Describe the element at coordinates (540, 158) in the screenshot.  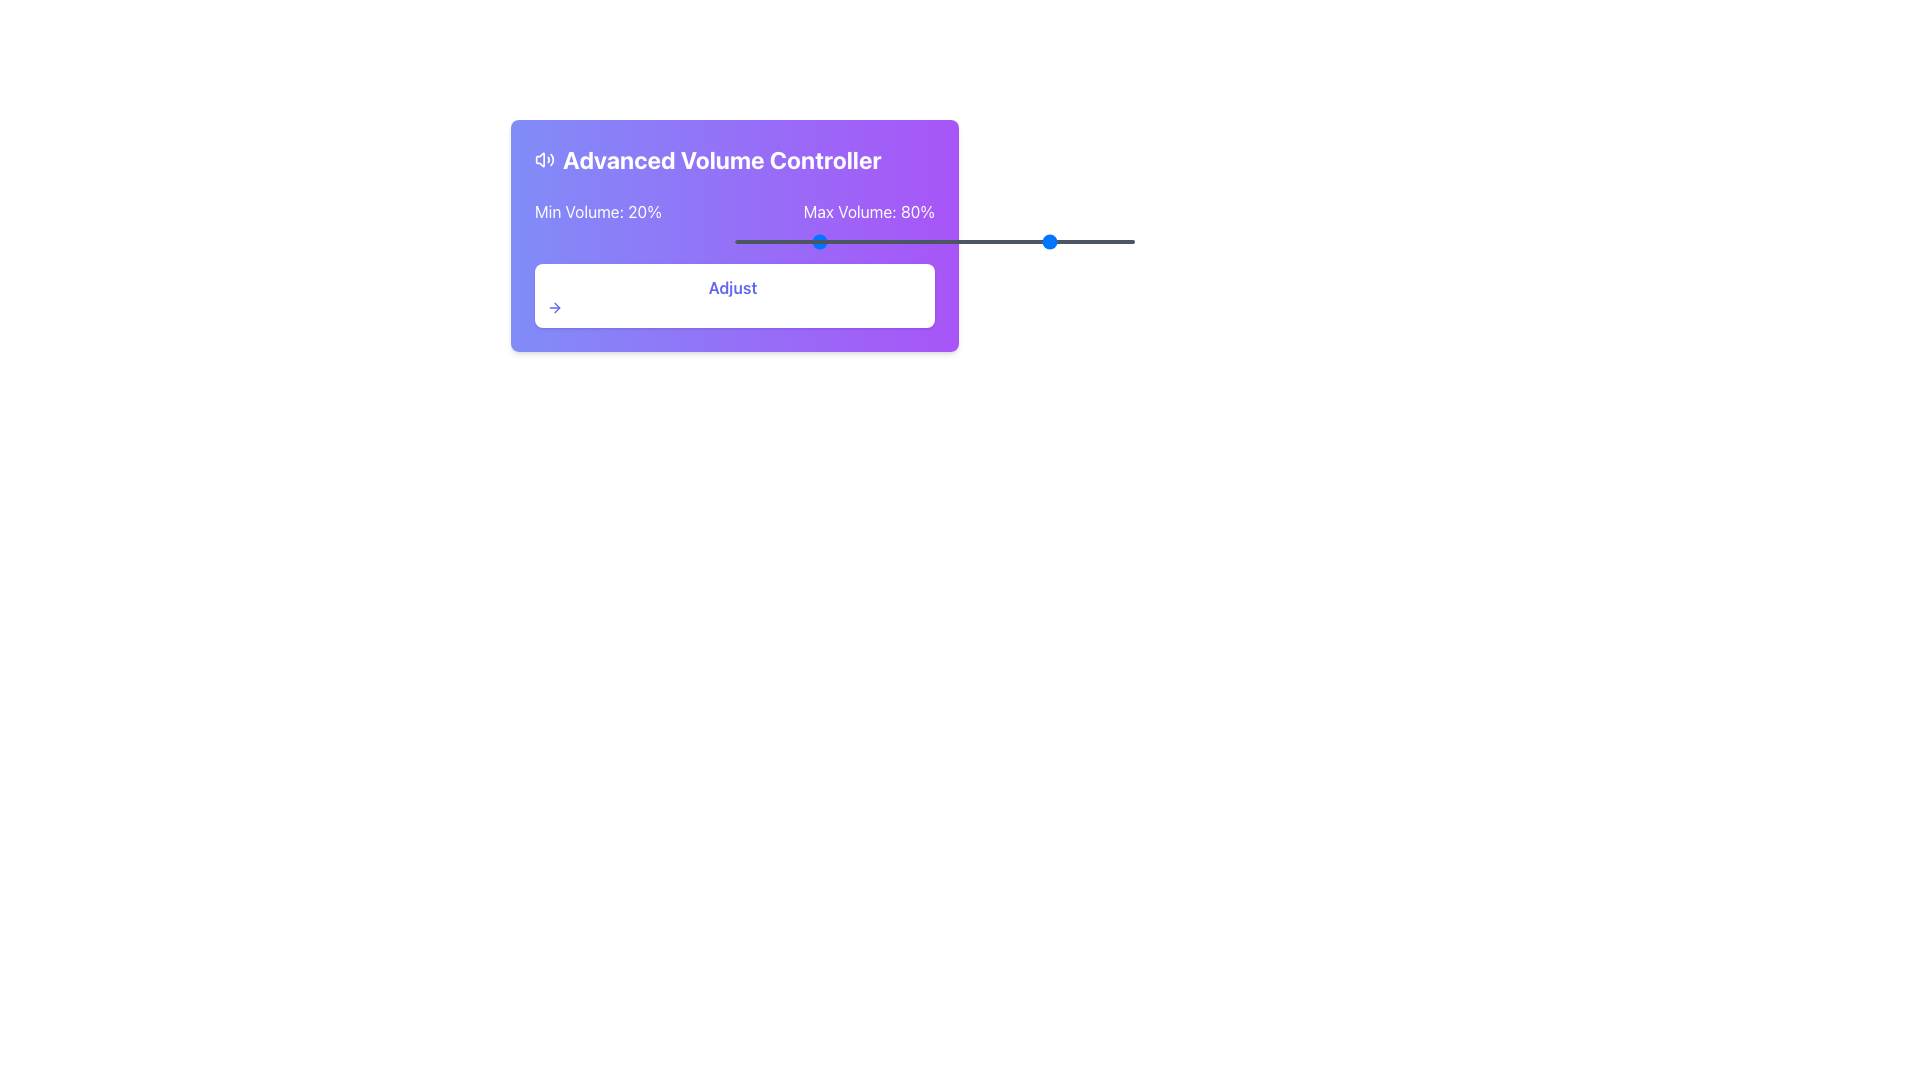
I see `the leftmost speaker icon indicating audio functionality, positioned next to the 'Advanced Volume Controller' text header` at that location.